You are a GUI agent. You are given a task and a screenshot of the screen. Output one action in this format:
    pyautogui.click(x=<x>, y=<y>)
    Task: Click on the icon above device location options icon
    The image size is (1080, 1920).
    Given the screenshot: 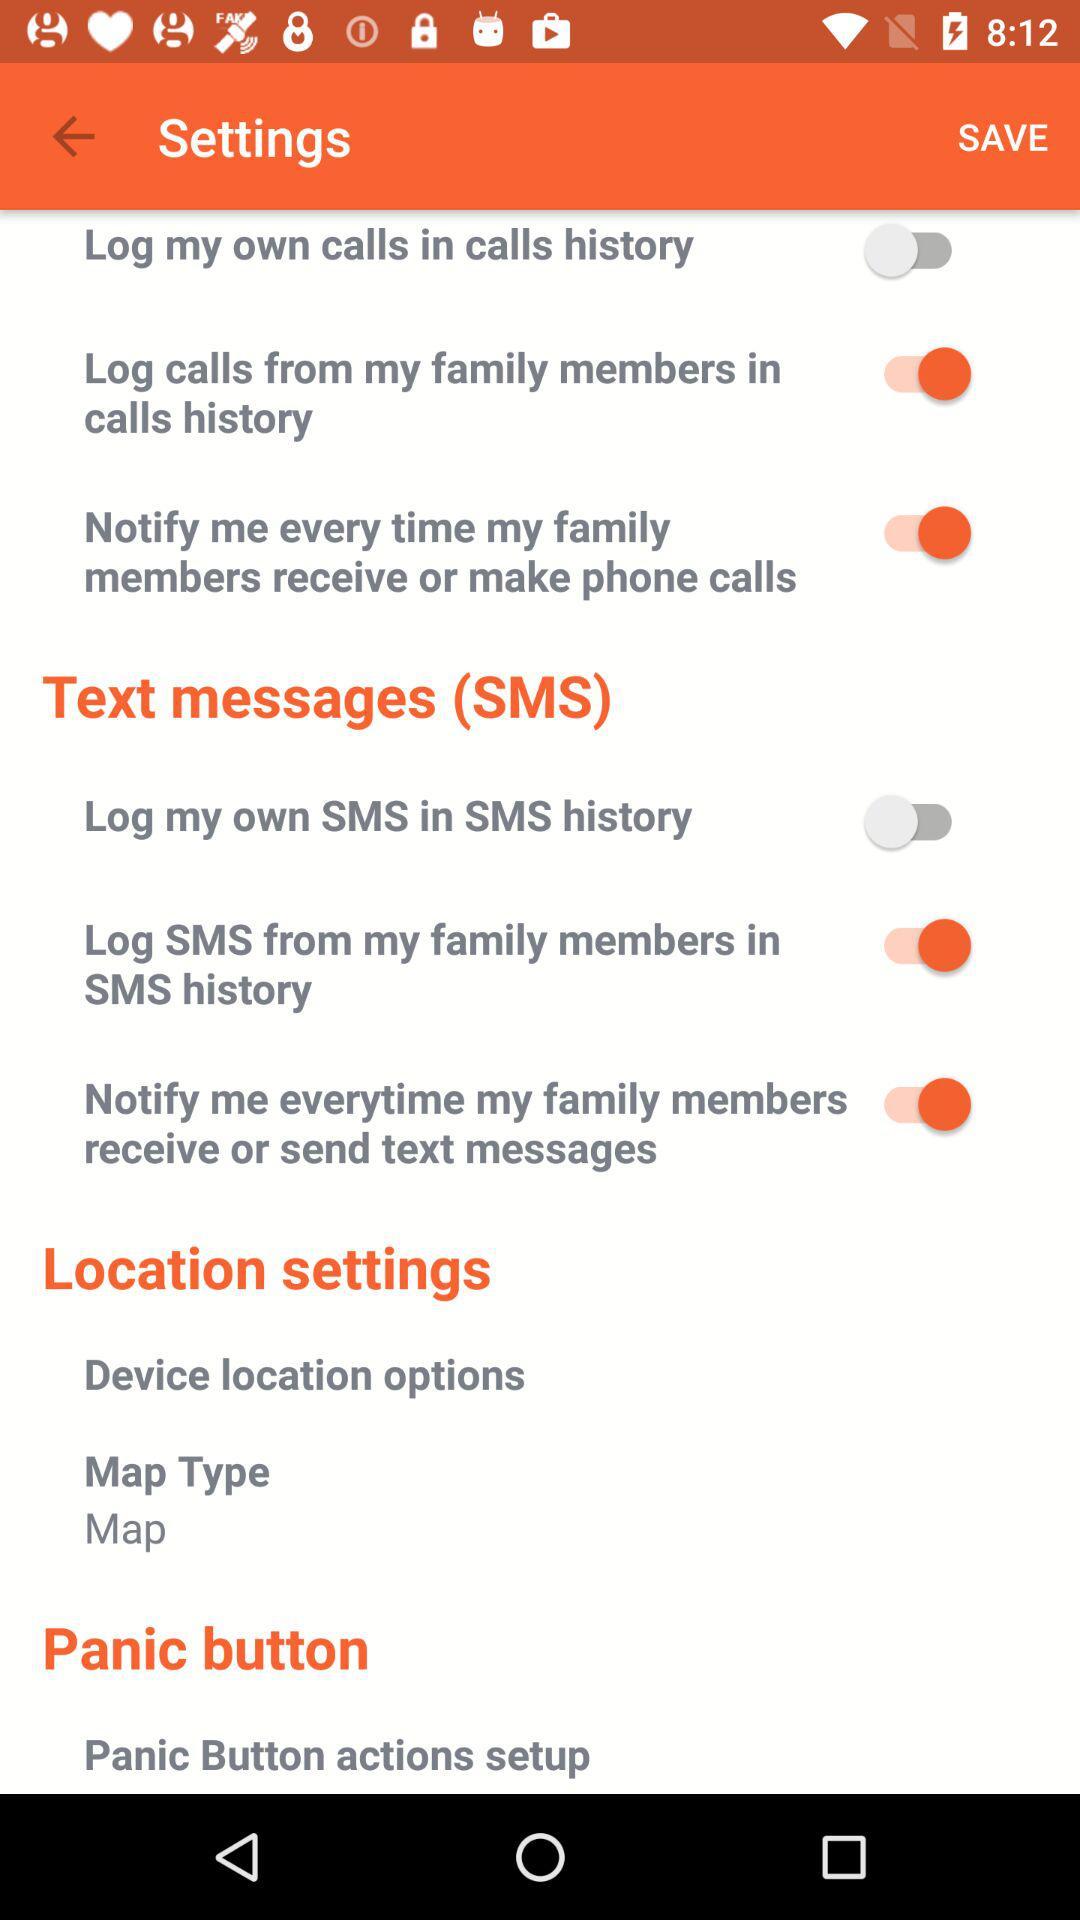 What is the action you would take?
    pyautogui.click(x=265, y=1265)
    